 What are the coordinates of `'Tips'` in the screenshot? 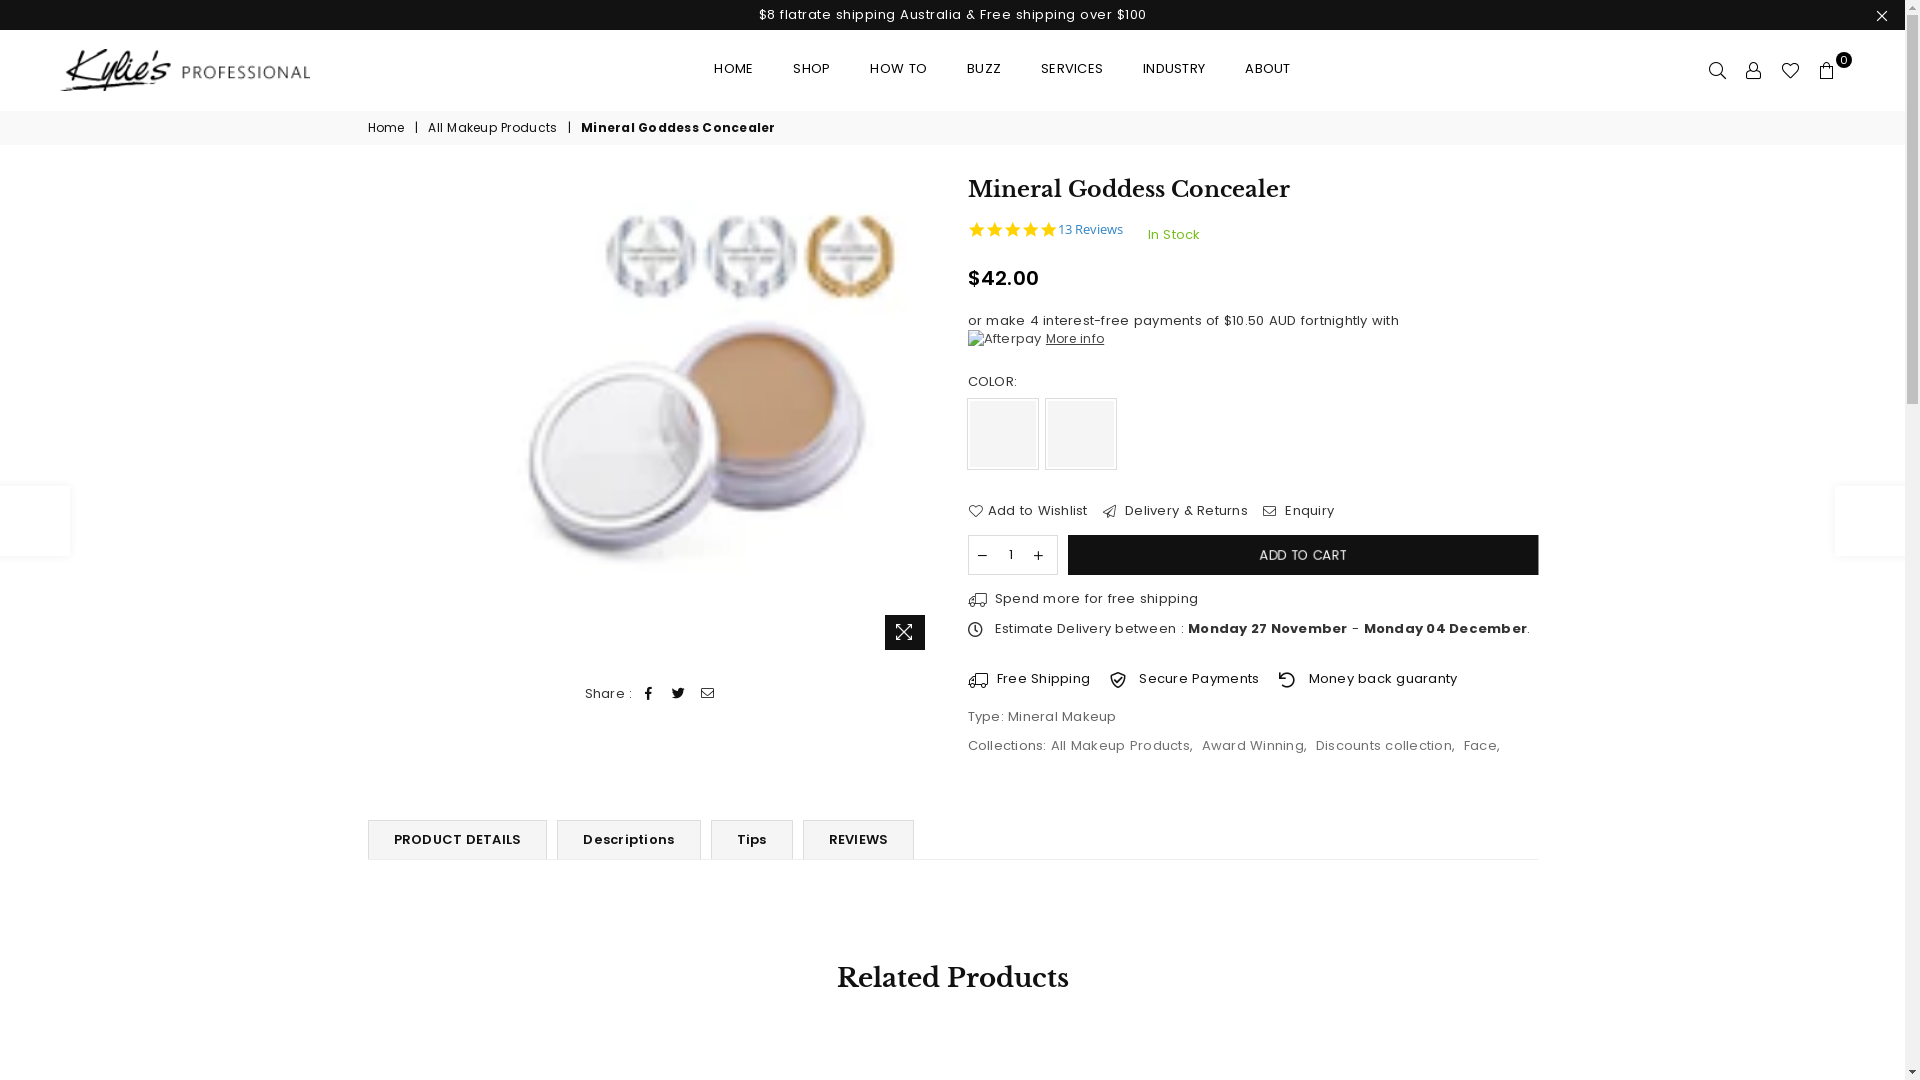 It's located at (751, 839).